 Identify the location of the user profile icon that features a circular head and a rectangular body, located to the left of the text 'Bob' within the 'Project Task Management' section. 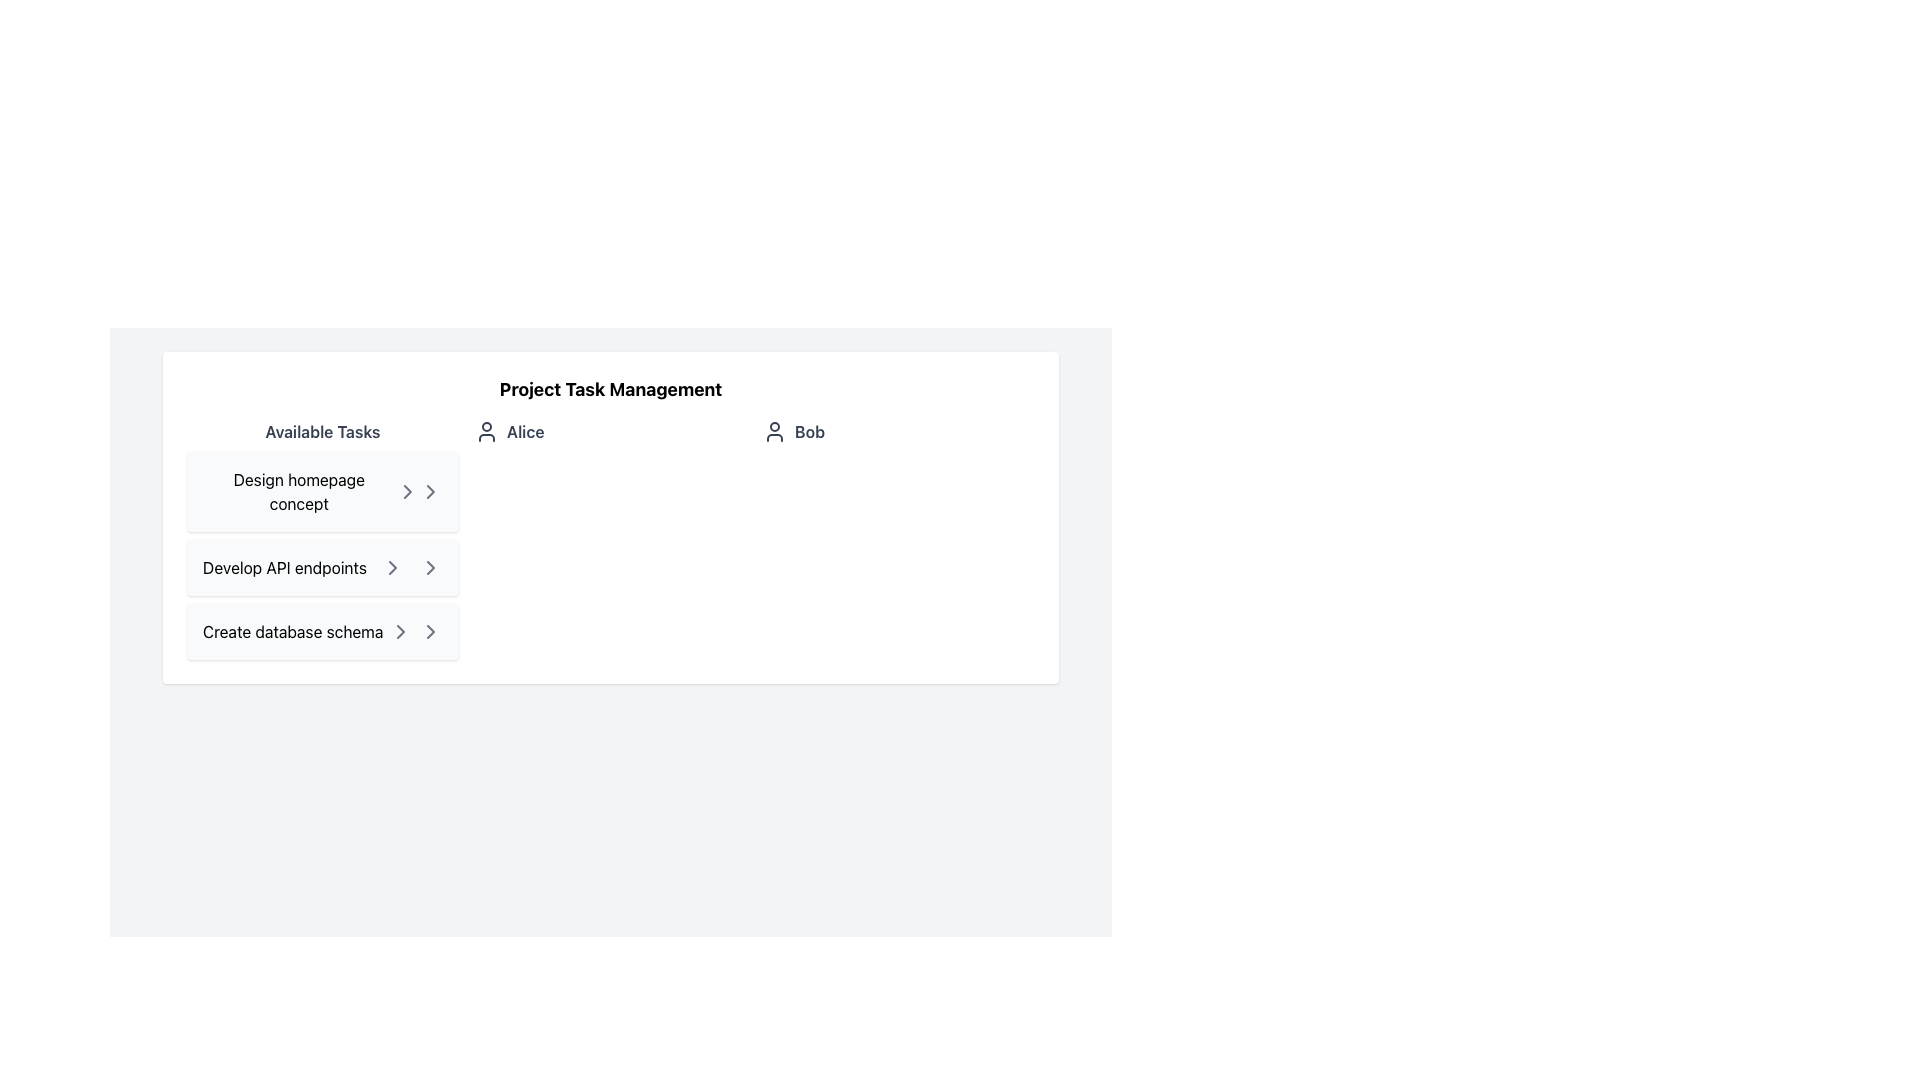
(773, 431).